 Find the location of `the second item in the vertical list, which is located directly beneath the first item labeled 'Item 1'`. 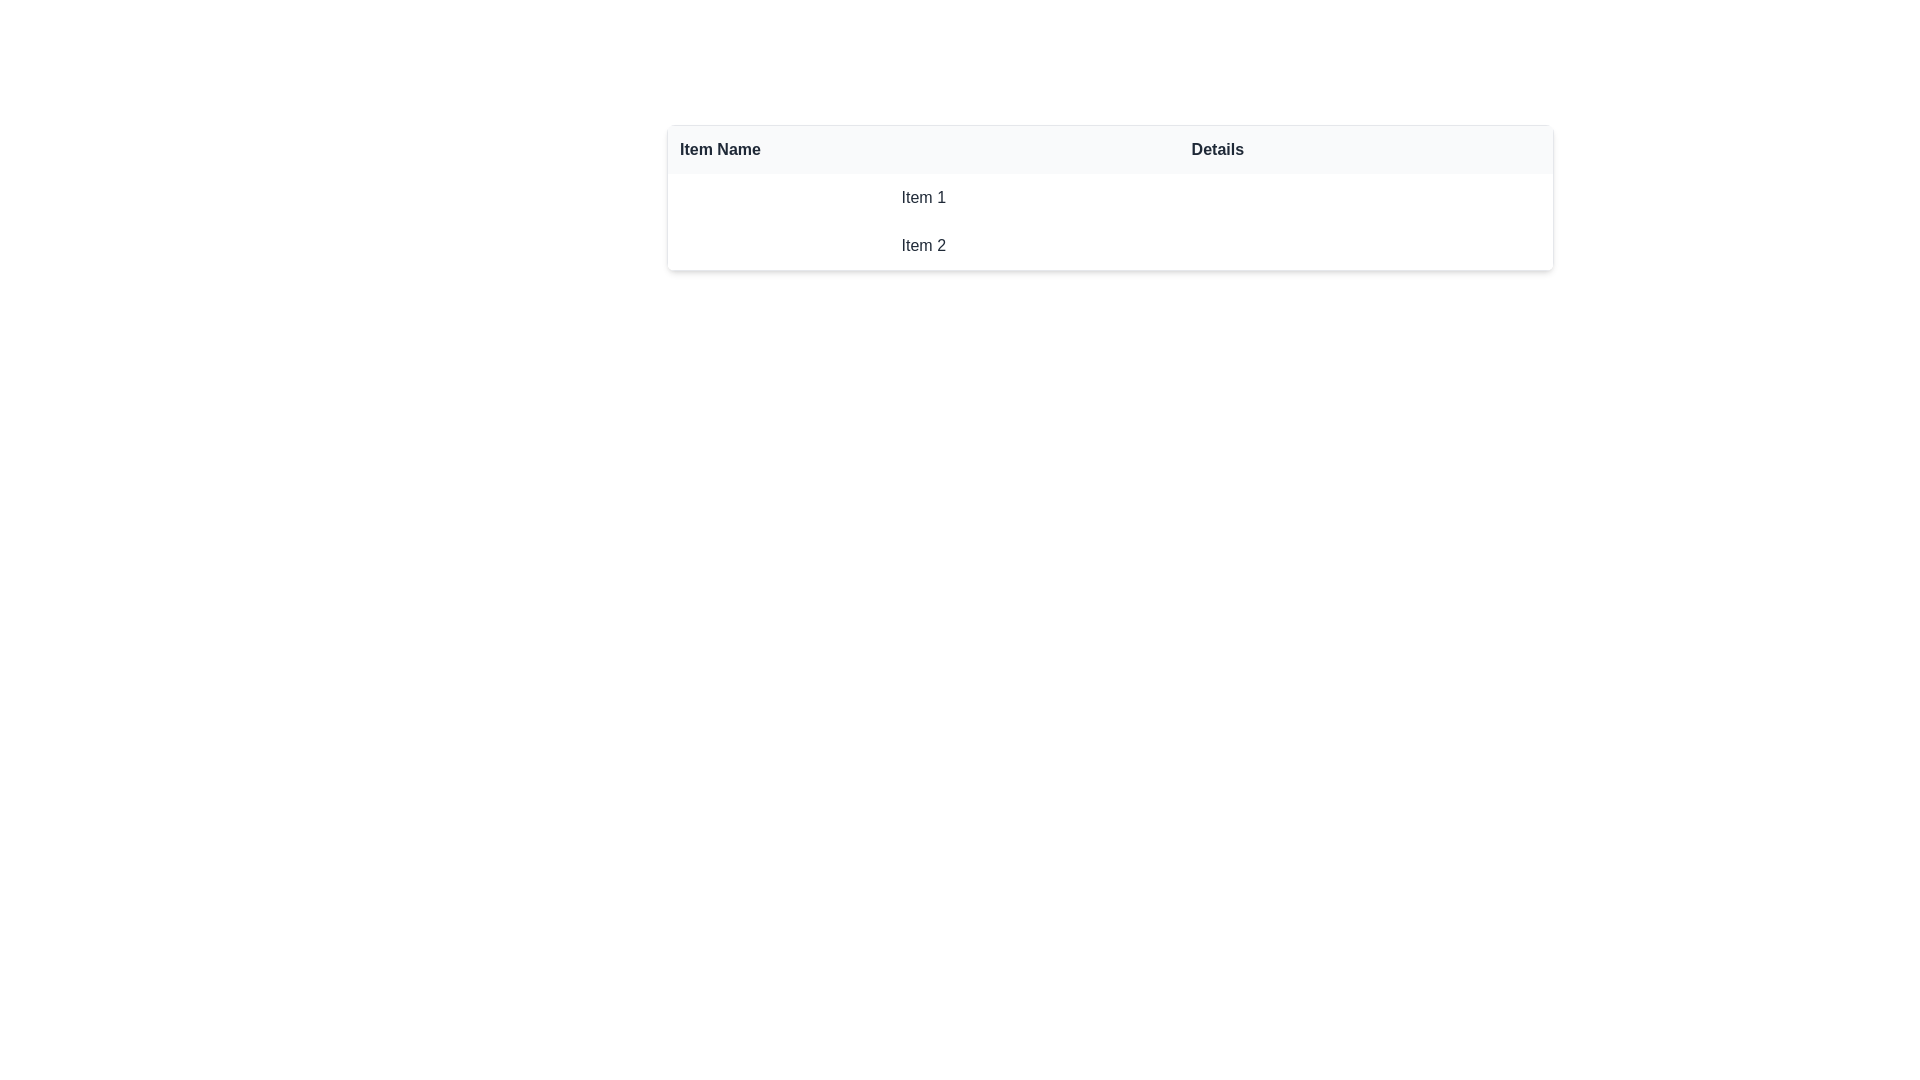

the second item in the vertical list, which is located directly beneath the first item labeled 'Item 1' is located at coordinates (1109, 245).